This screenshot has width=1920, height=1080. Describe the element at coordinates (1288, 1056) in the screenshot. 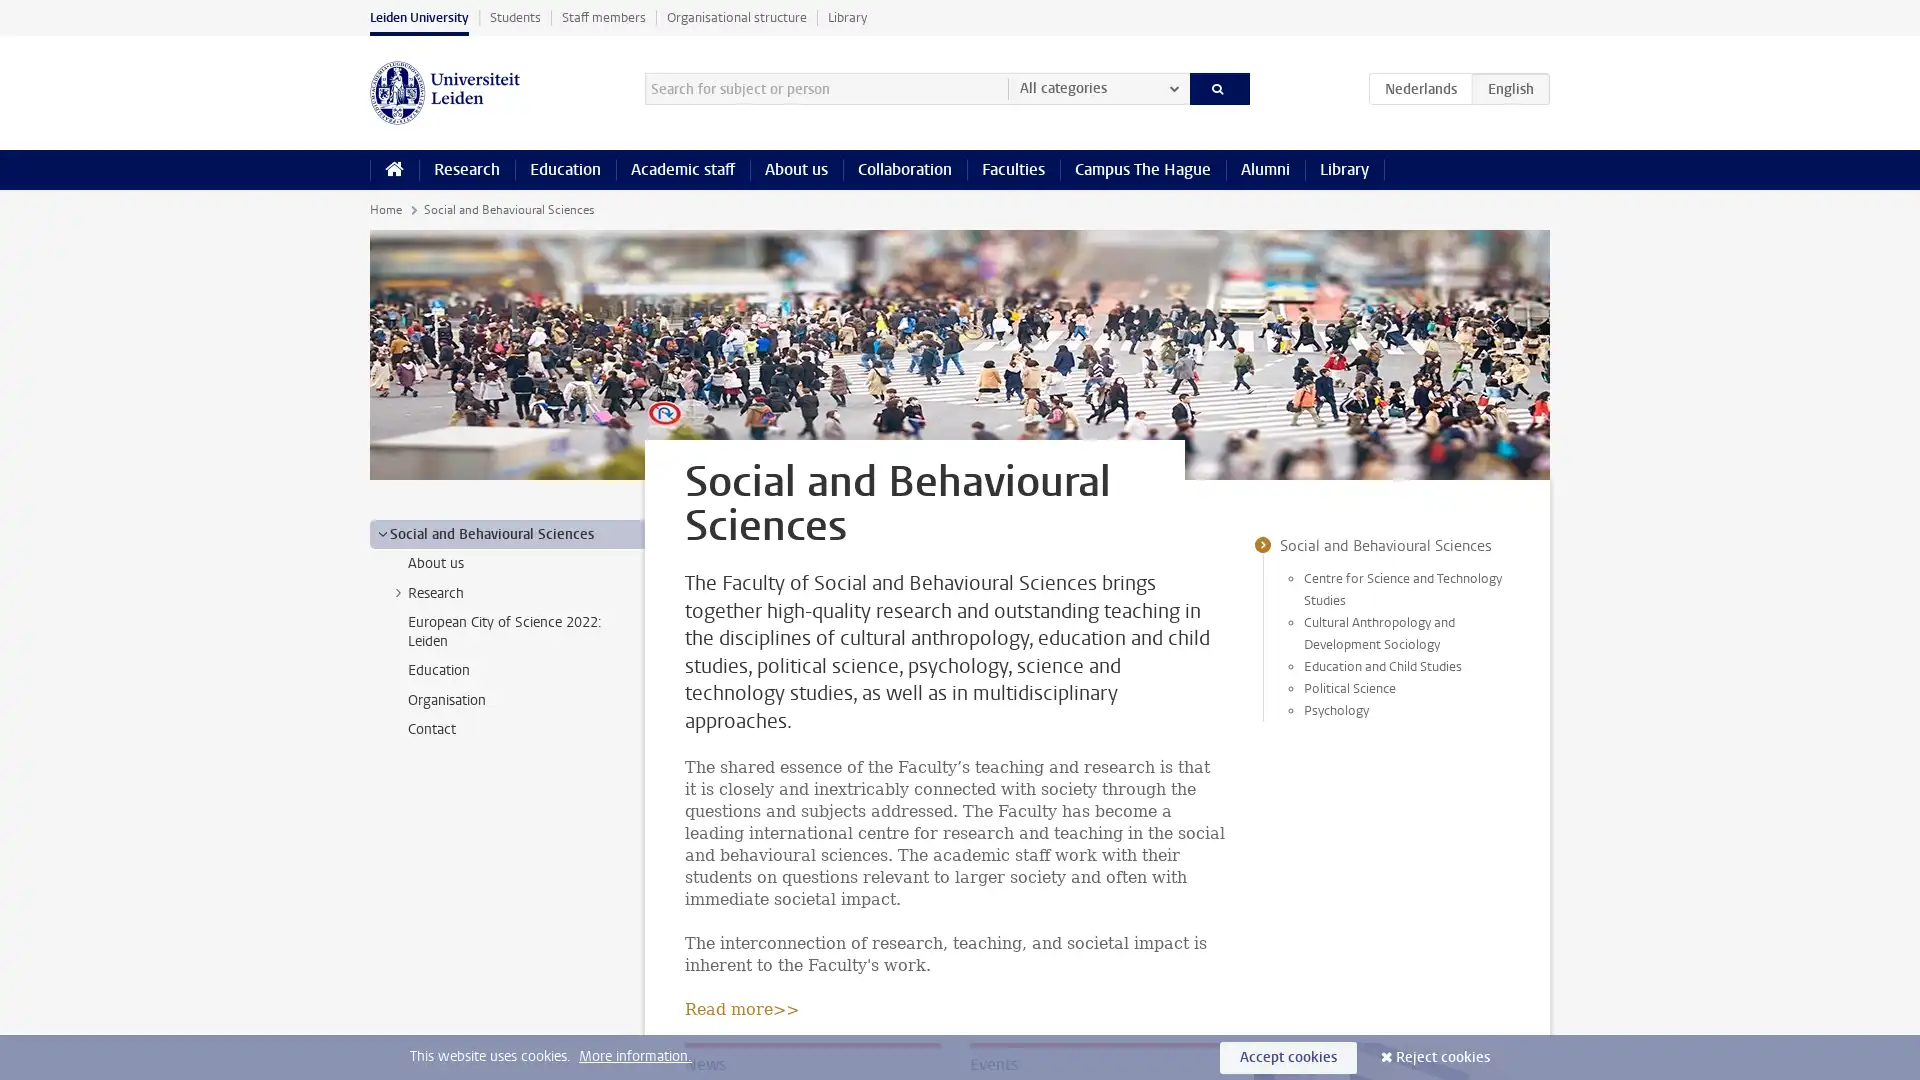

I see `Accept cookies` at that location.